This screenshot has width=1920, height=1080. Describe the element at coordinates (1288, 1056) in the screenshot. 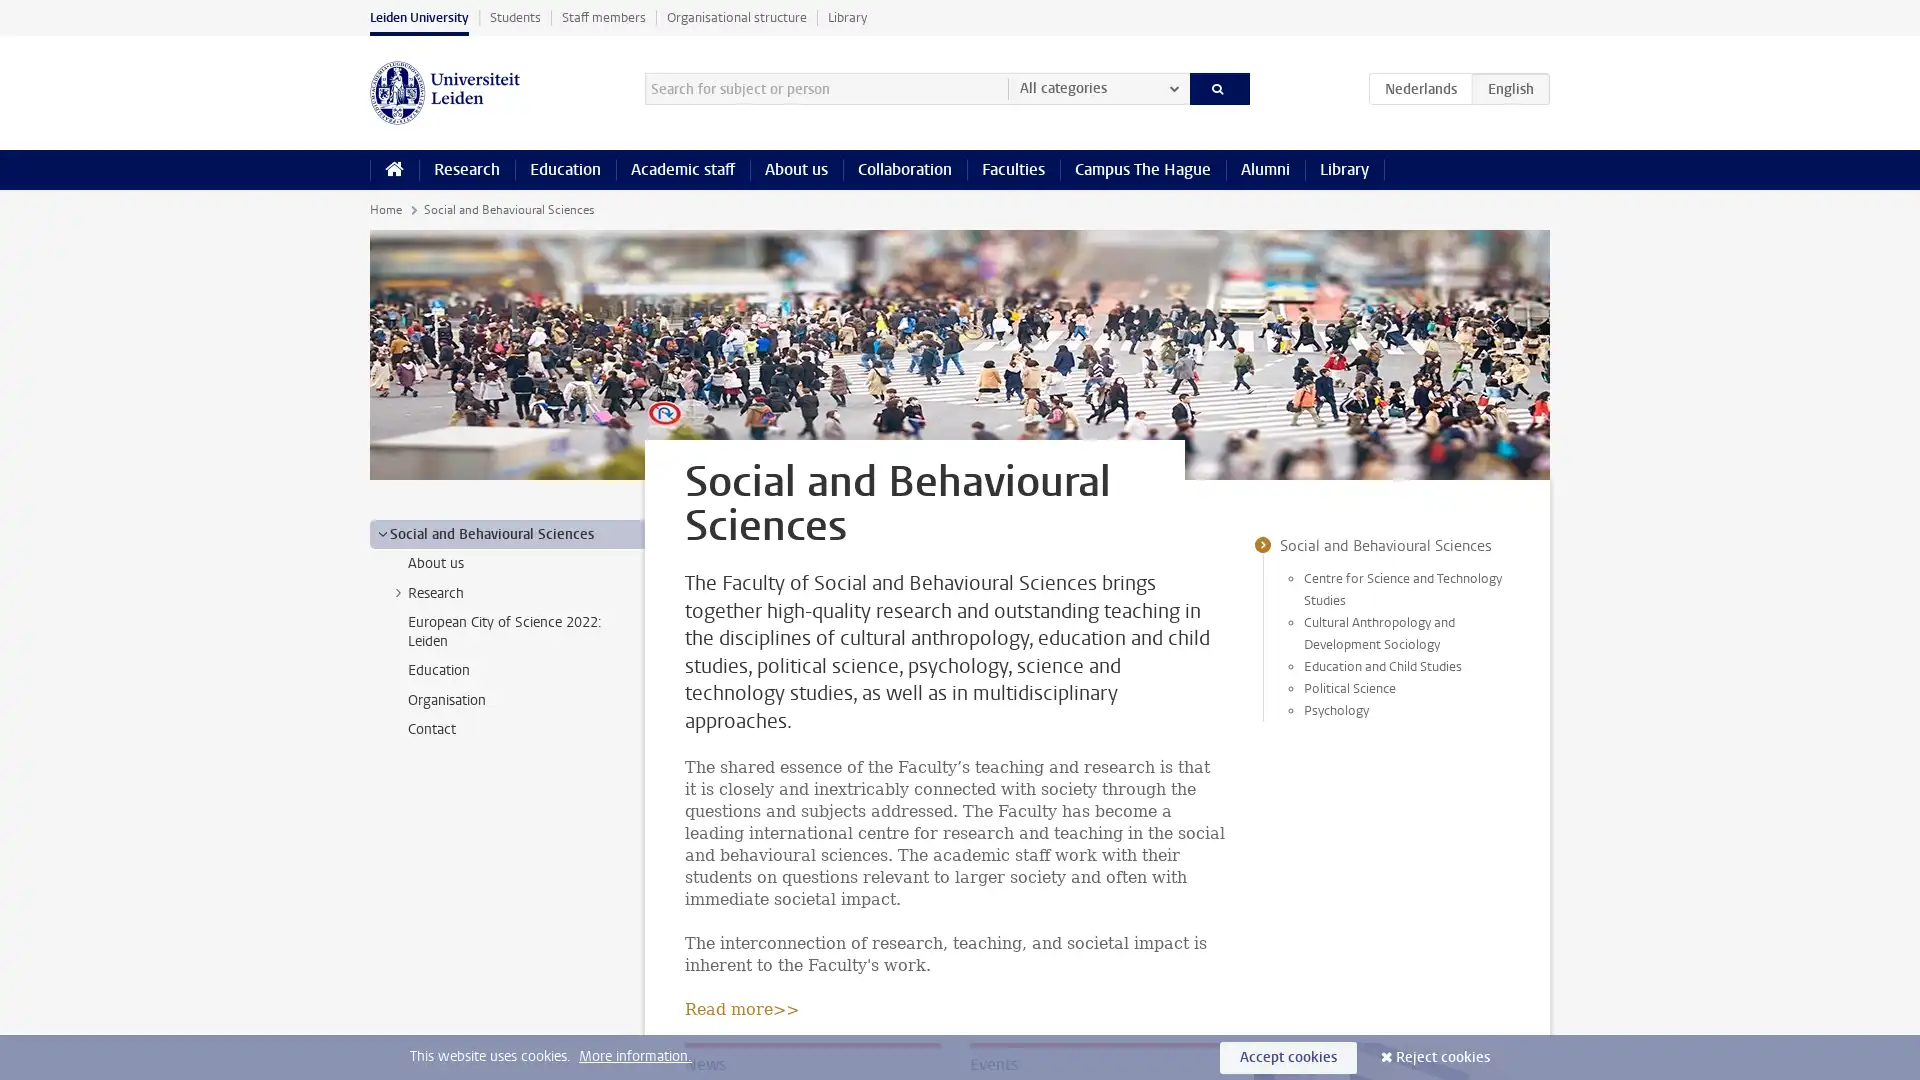

I see `Accept cookies` at that location.